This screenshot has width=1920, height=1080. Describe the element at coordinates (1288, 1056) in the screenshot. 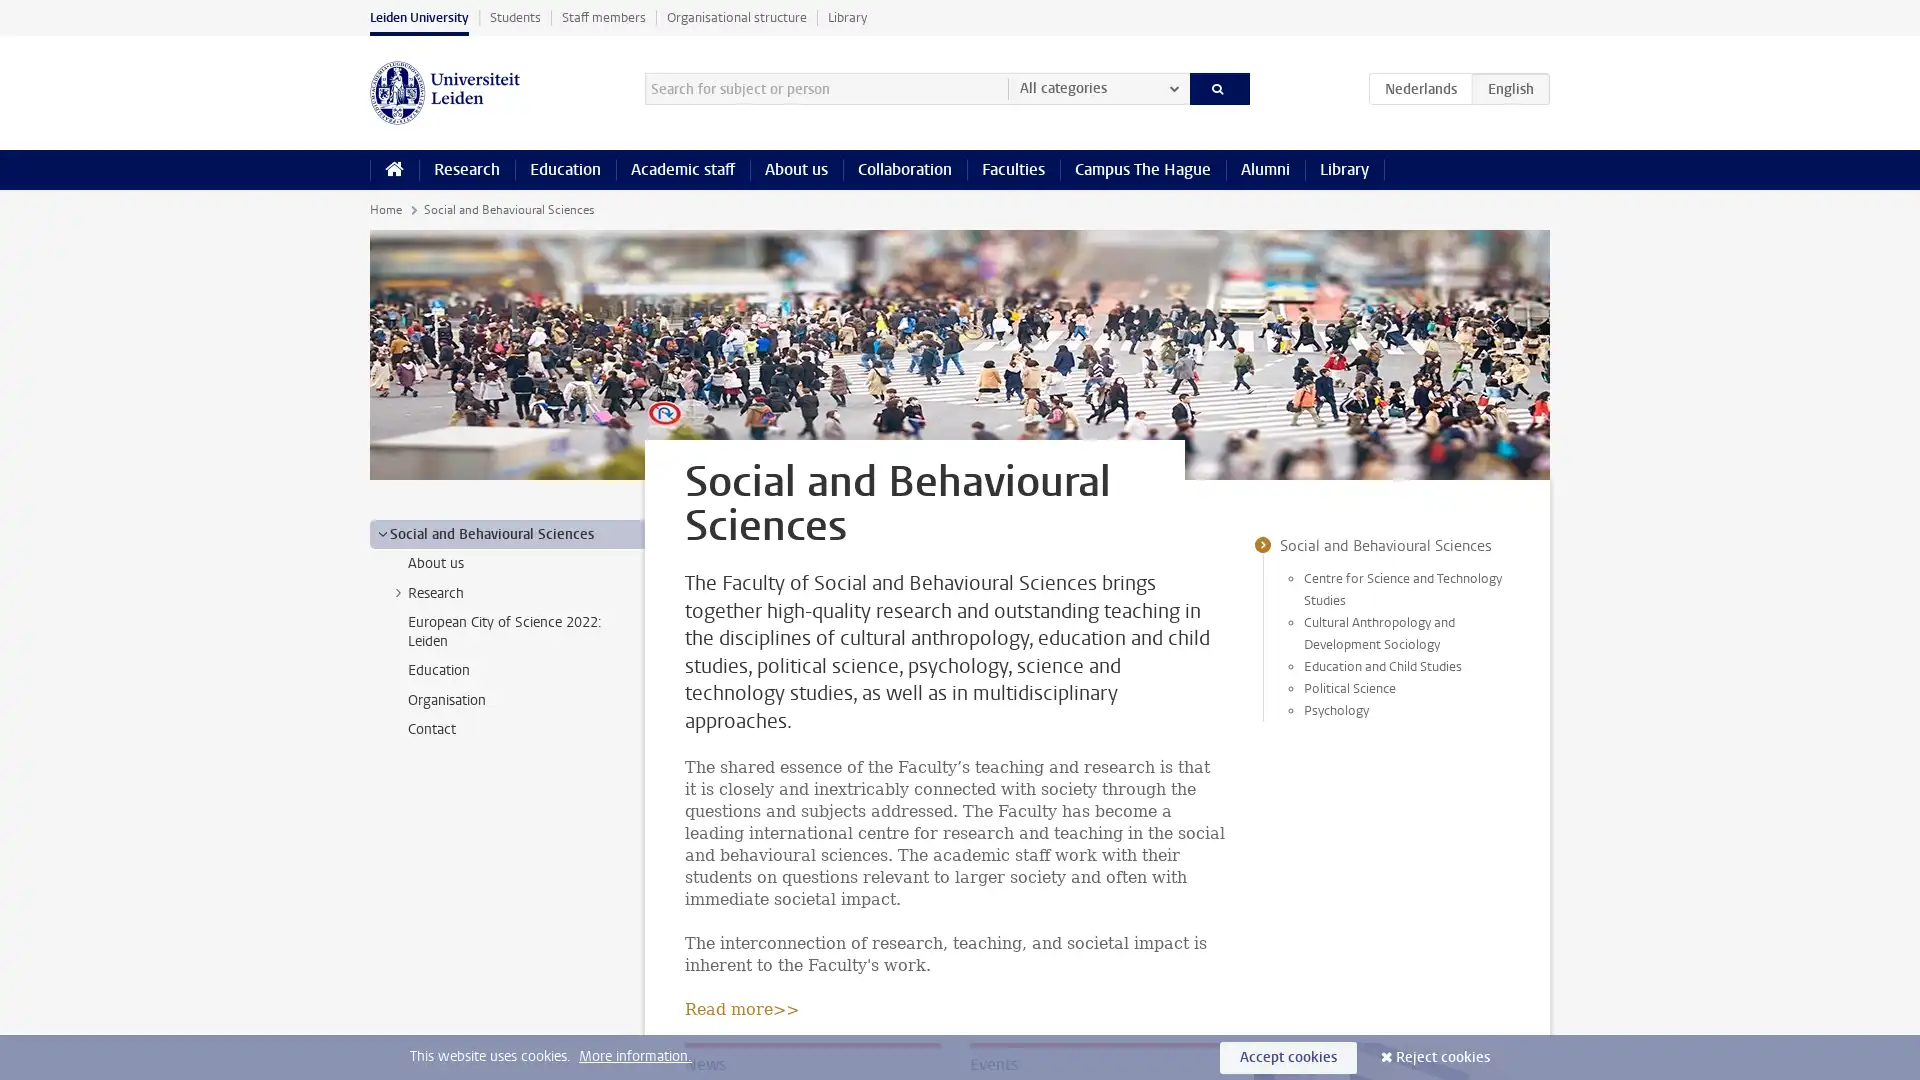

I see `Accept cookies` at that location.